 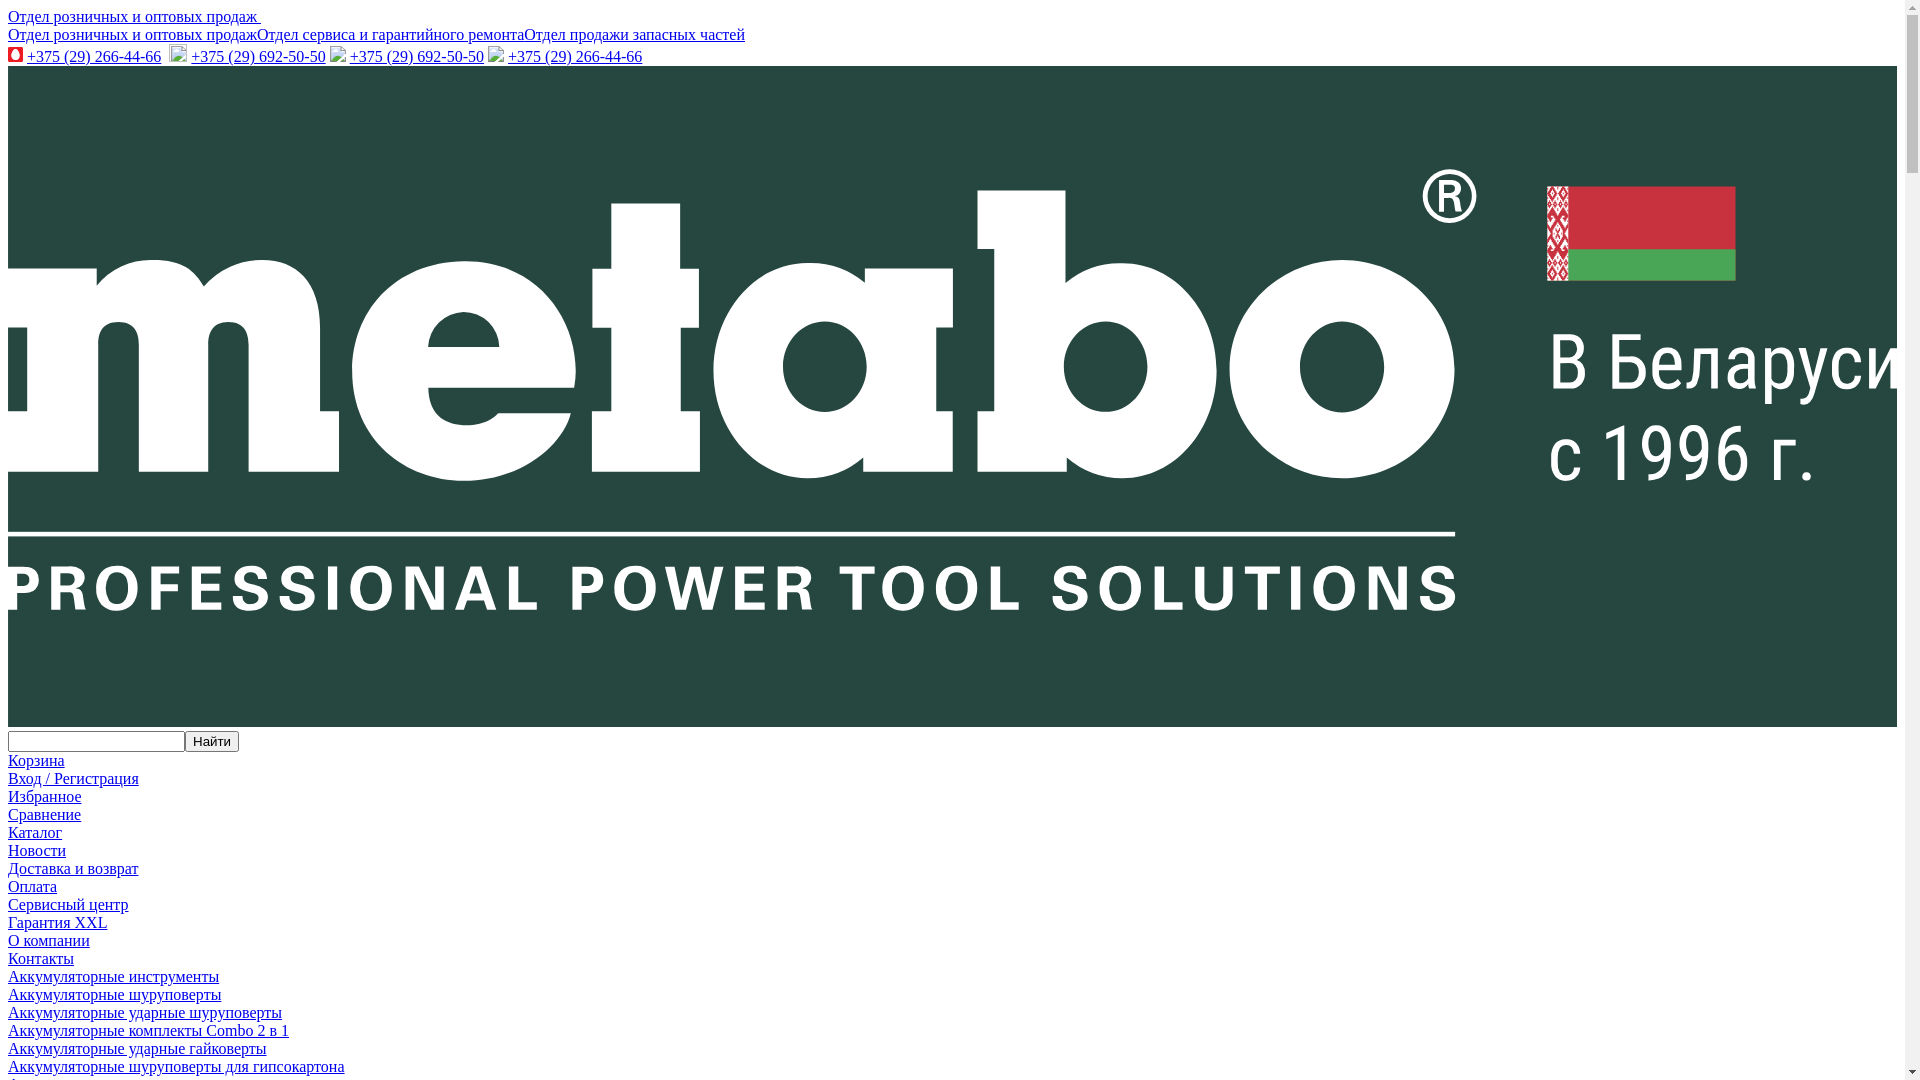 I want to click on '+375 (29) 692-50-50', so click(x=257, y=55).